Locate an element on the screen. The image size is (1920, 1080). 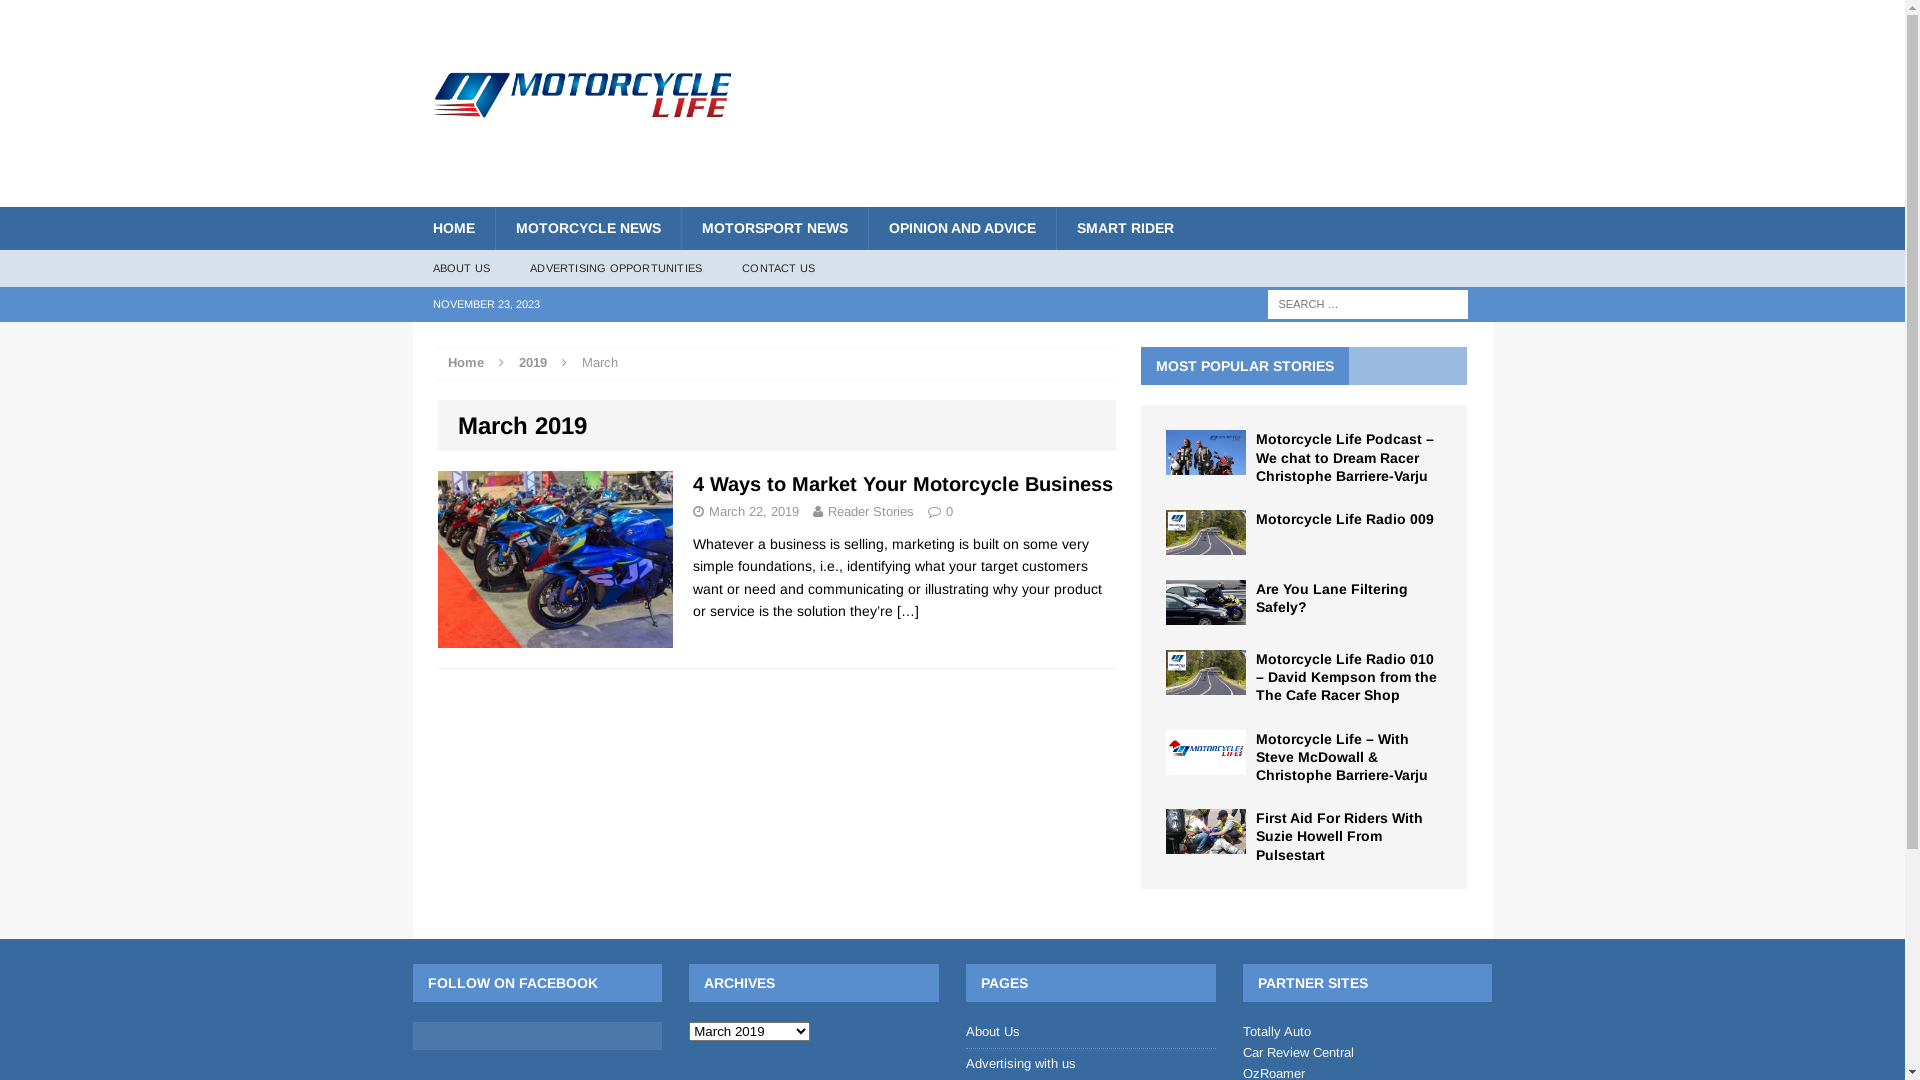
'ABOUT US' is located at coordinates (411, 268).